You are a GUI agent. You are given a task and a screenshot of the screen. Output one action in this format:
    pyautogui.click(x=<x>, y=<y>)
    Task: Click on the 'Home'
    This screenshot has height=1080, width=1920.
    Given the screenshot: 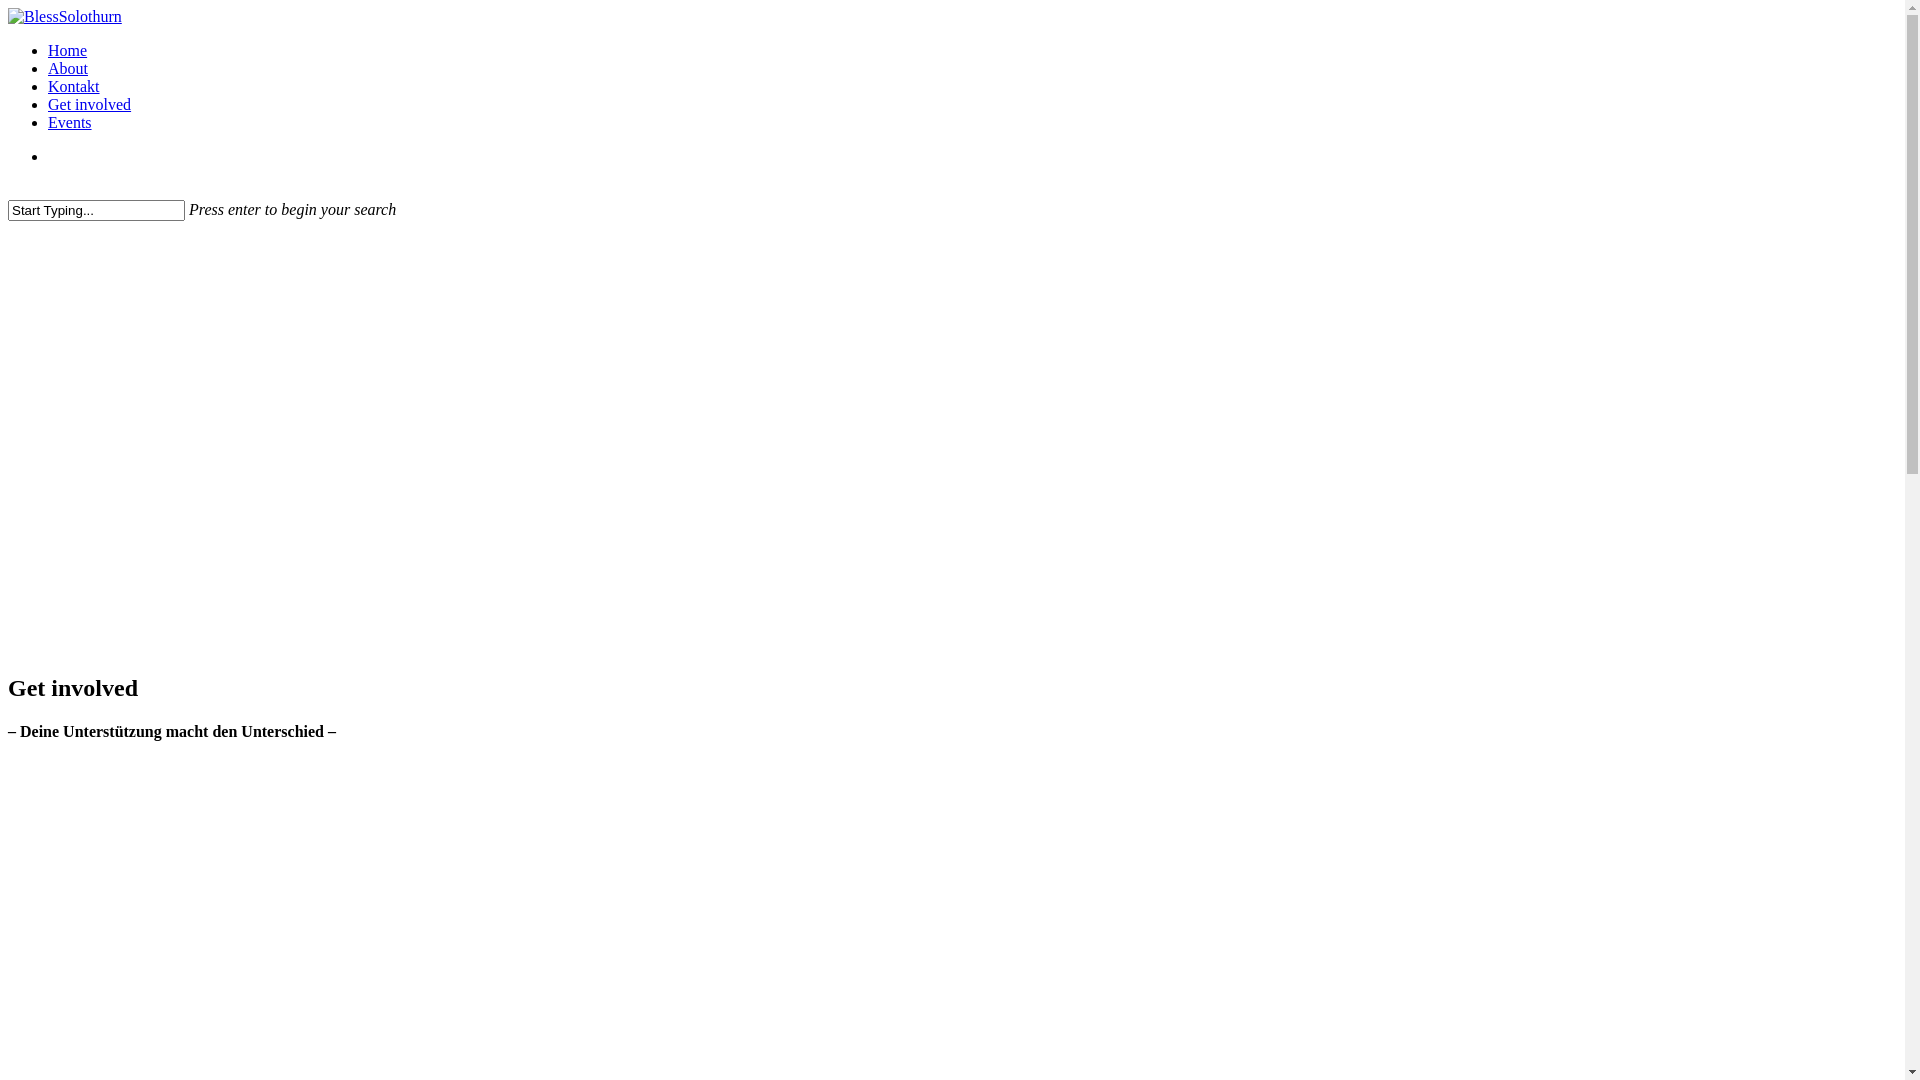 What is the action you would take?
    pyautogui.click(x=67, y=49)
    